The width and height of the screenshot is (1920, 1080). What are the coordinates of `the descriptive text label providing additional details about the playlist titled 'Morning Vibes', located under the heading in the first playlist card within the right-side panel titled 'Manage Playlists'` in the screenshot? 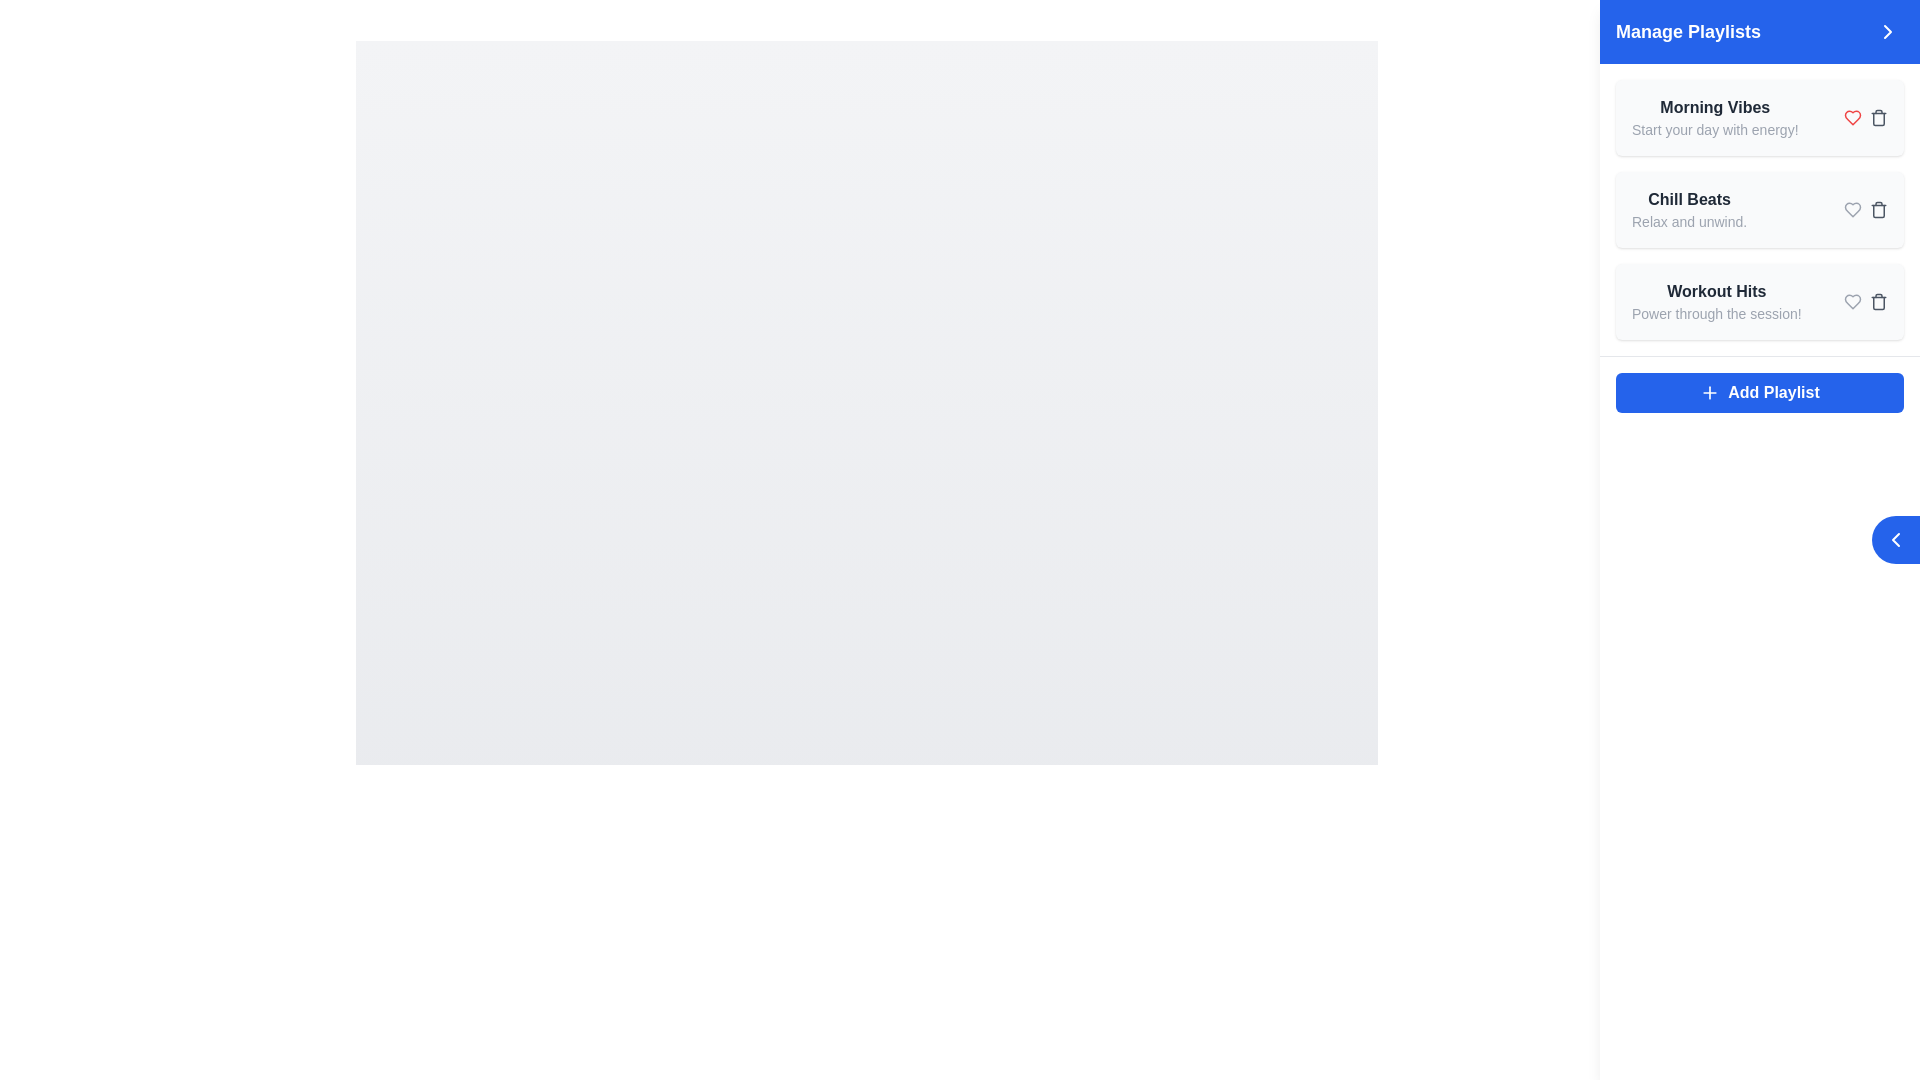 It's located at (1714, 130).